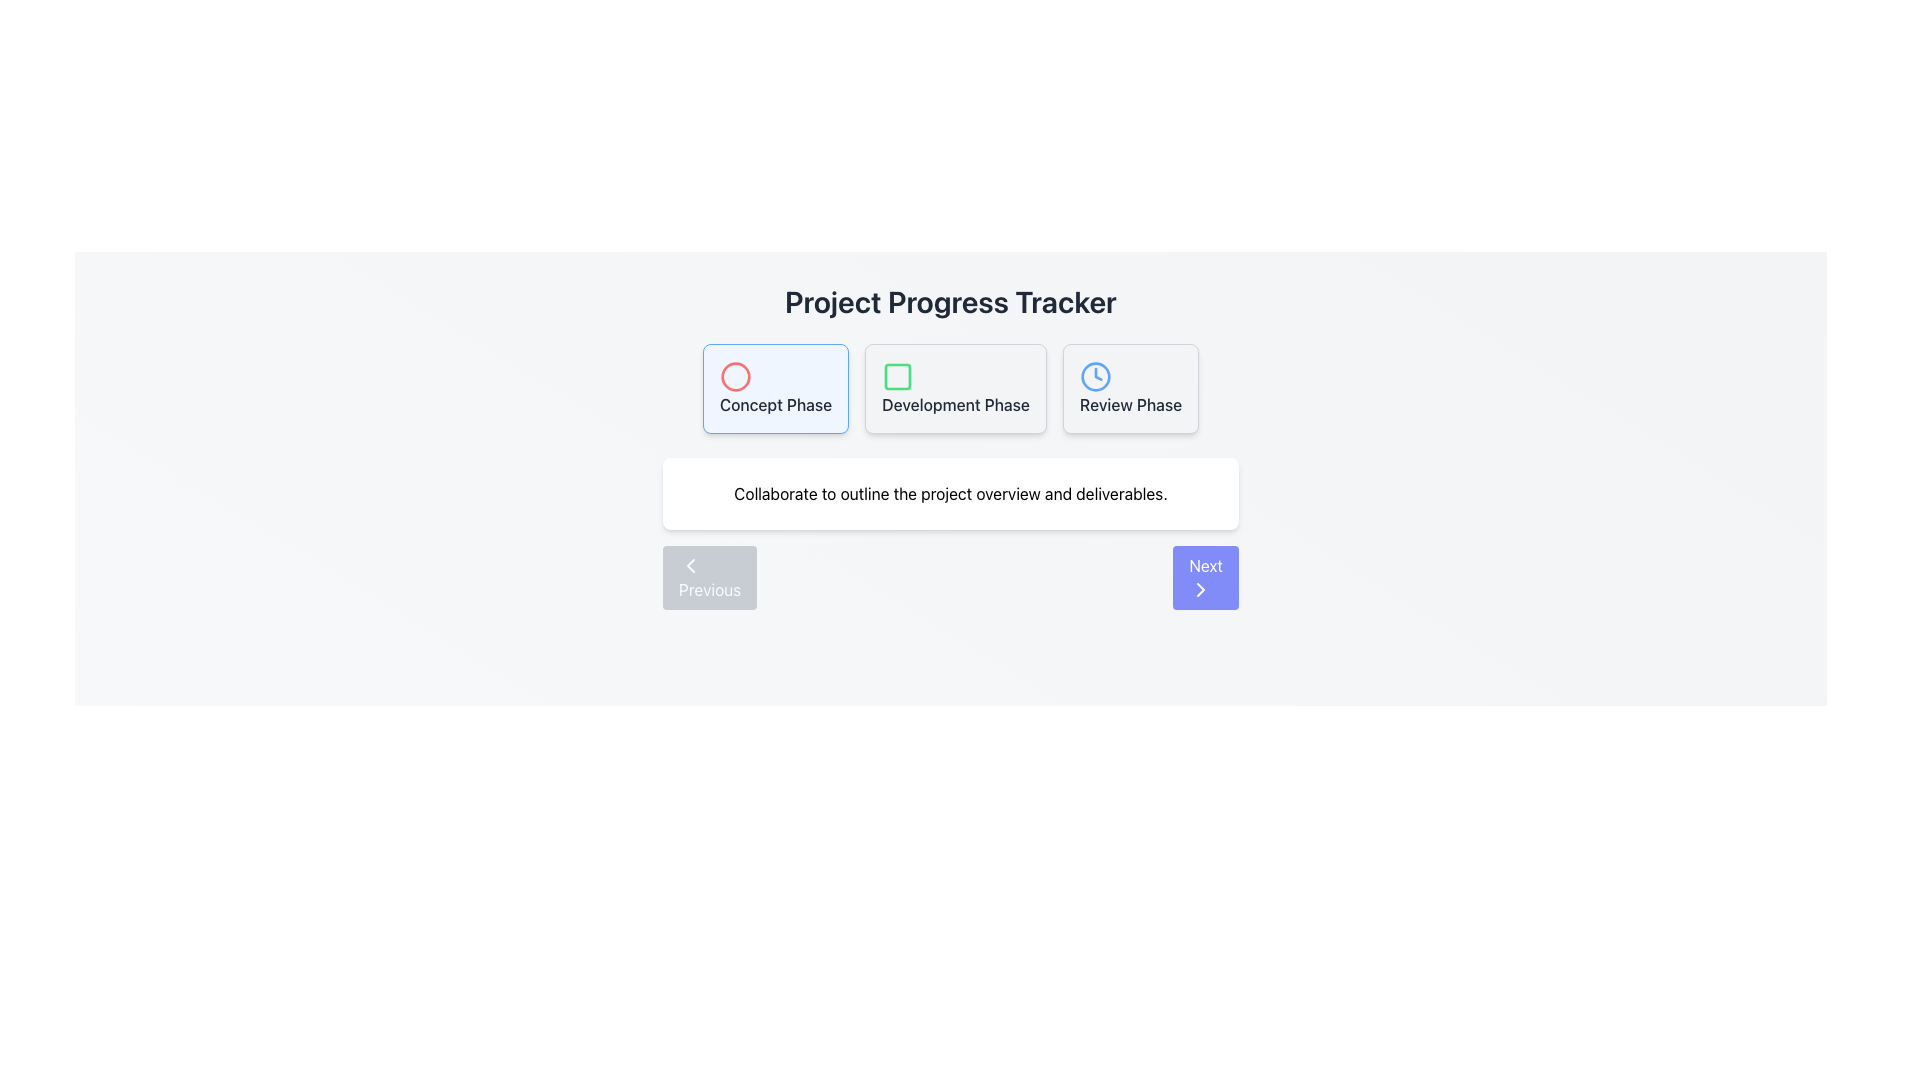 The height and width of the screenshot is (1080, 1920). What do you see at coordinates (949, 493) in the screenshot?
I see `the text label displaying 'Collaborate to outline the project overview and deliverables.'` at bounding box center [949, 493].